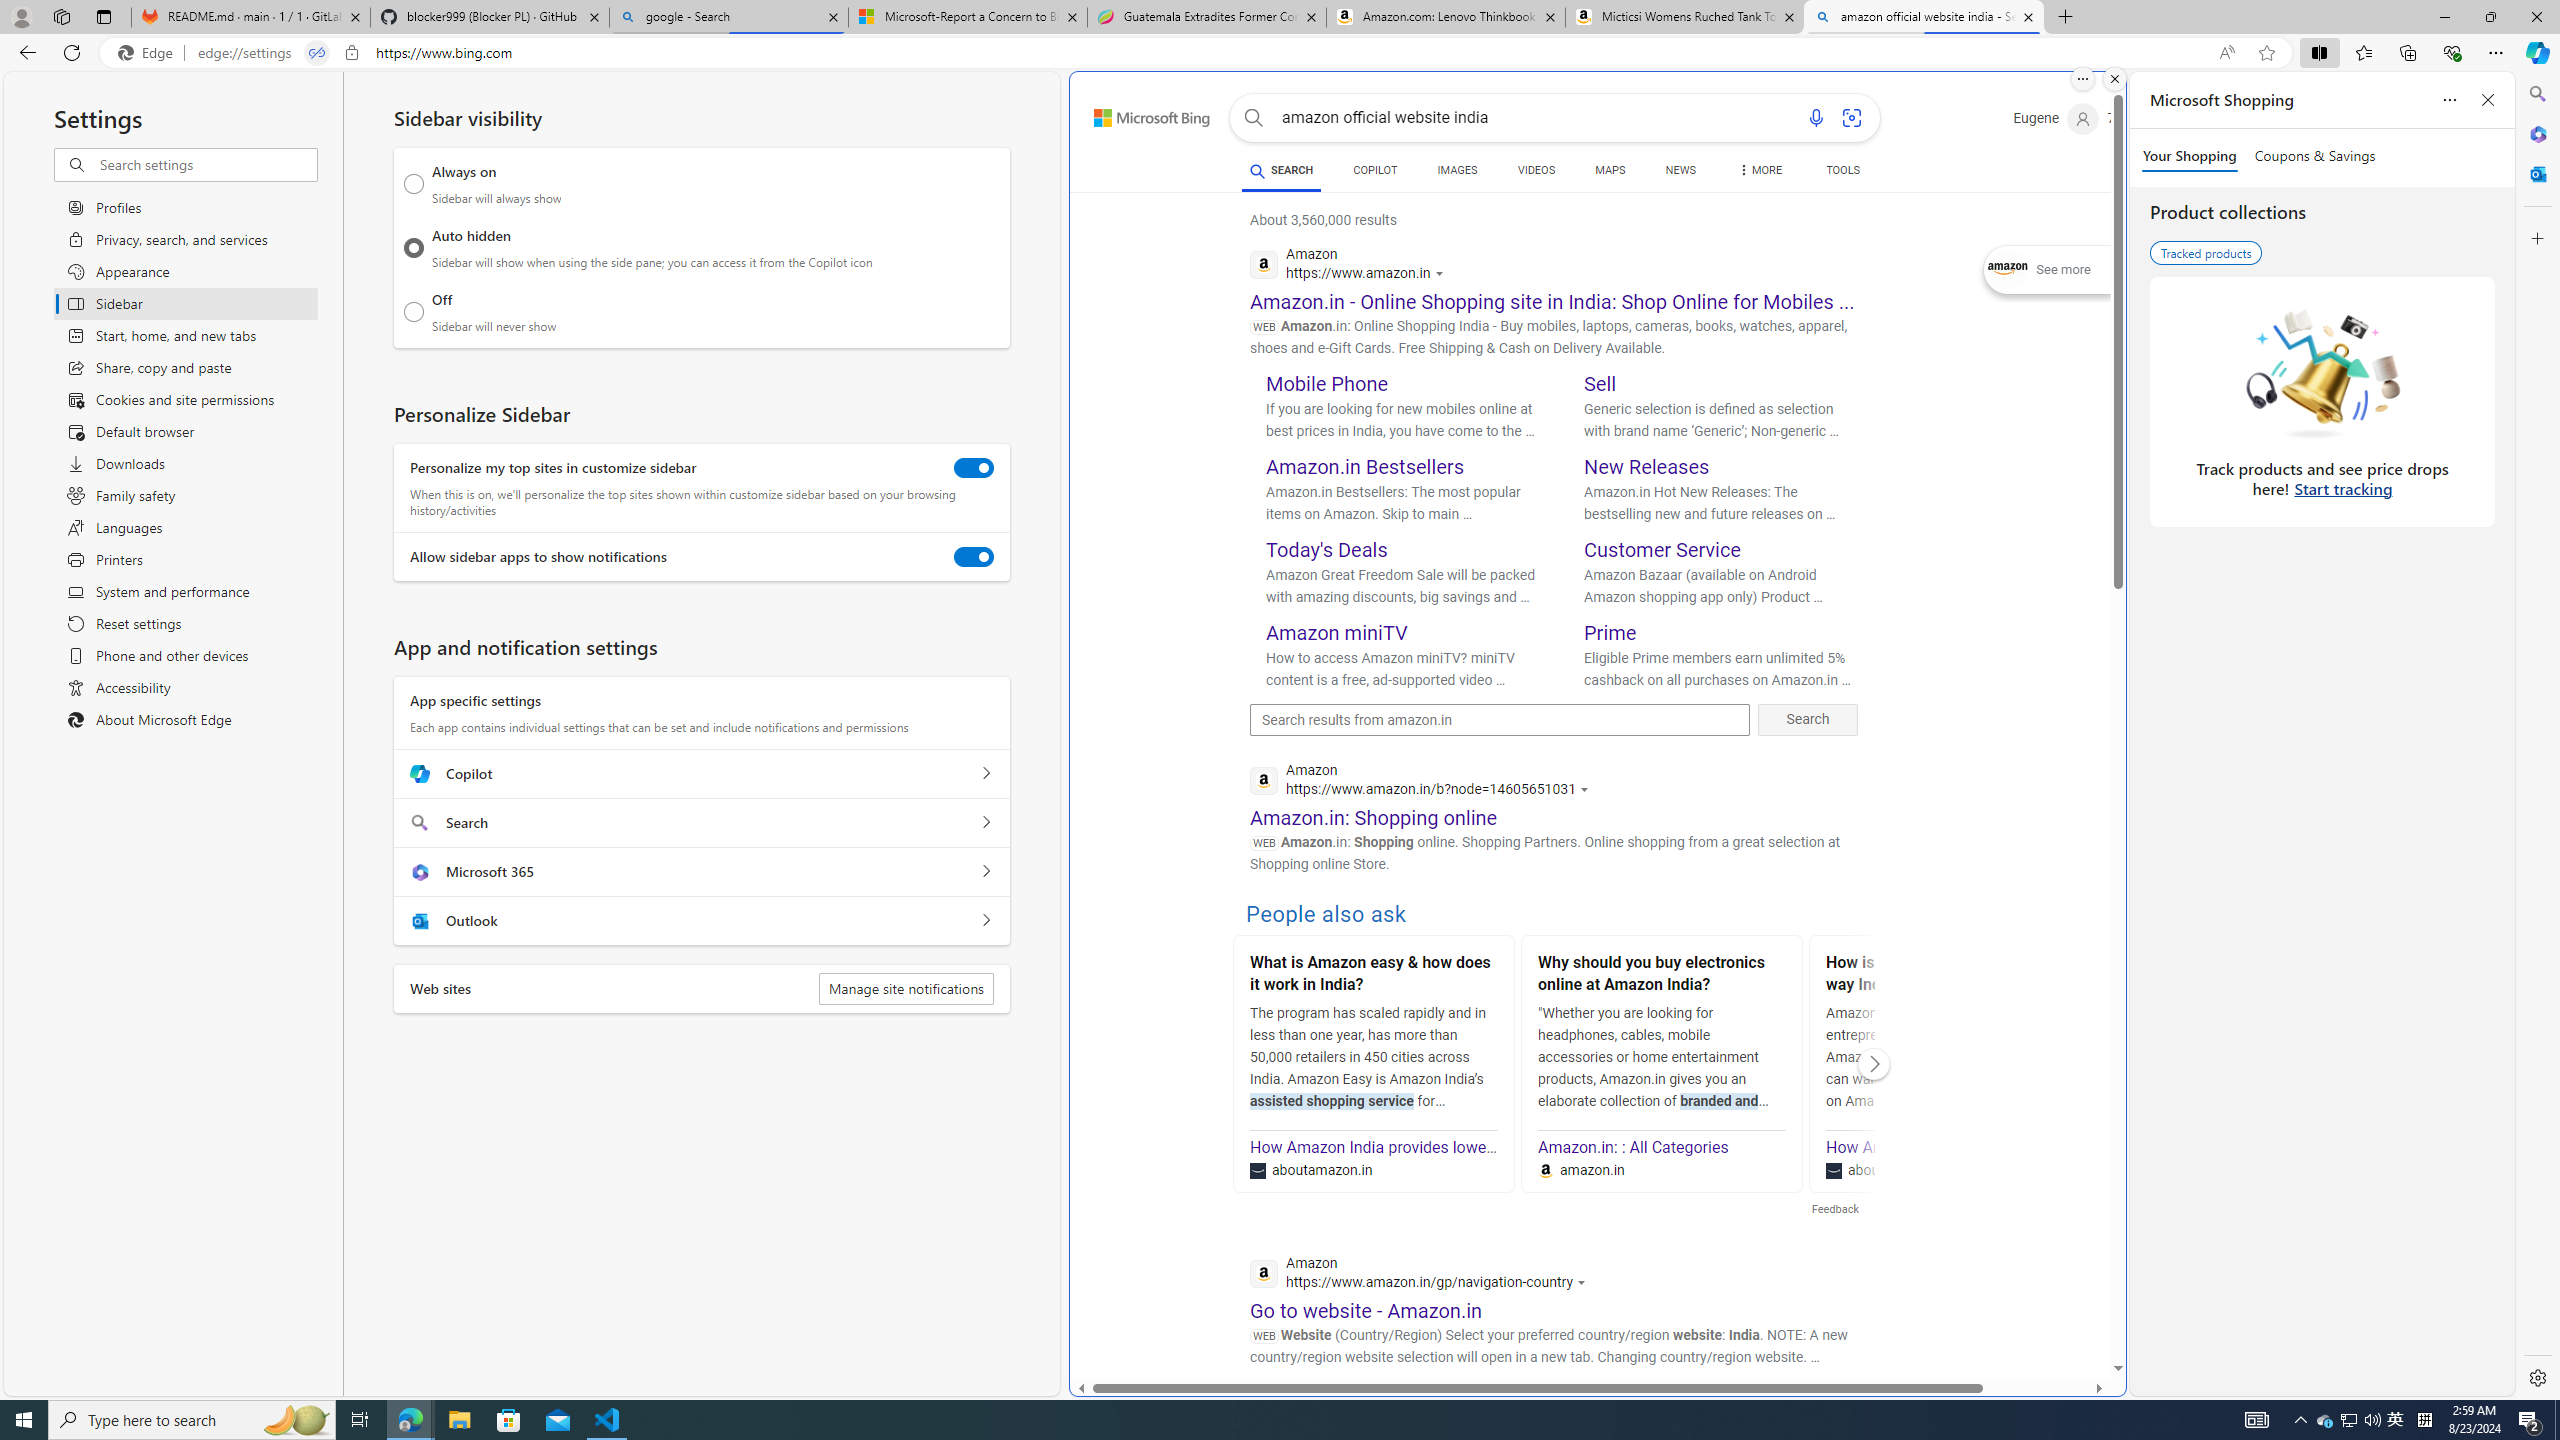 Image resolution: width=2560 pixels, height=1440 pixels. I want to click on 'Edge', so click(148, 53).